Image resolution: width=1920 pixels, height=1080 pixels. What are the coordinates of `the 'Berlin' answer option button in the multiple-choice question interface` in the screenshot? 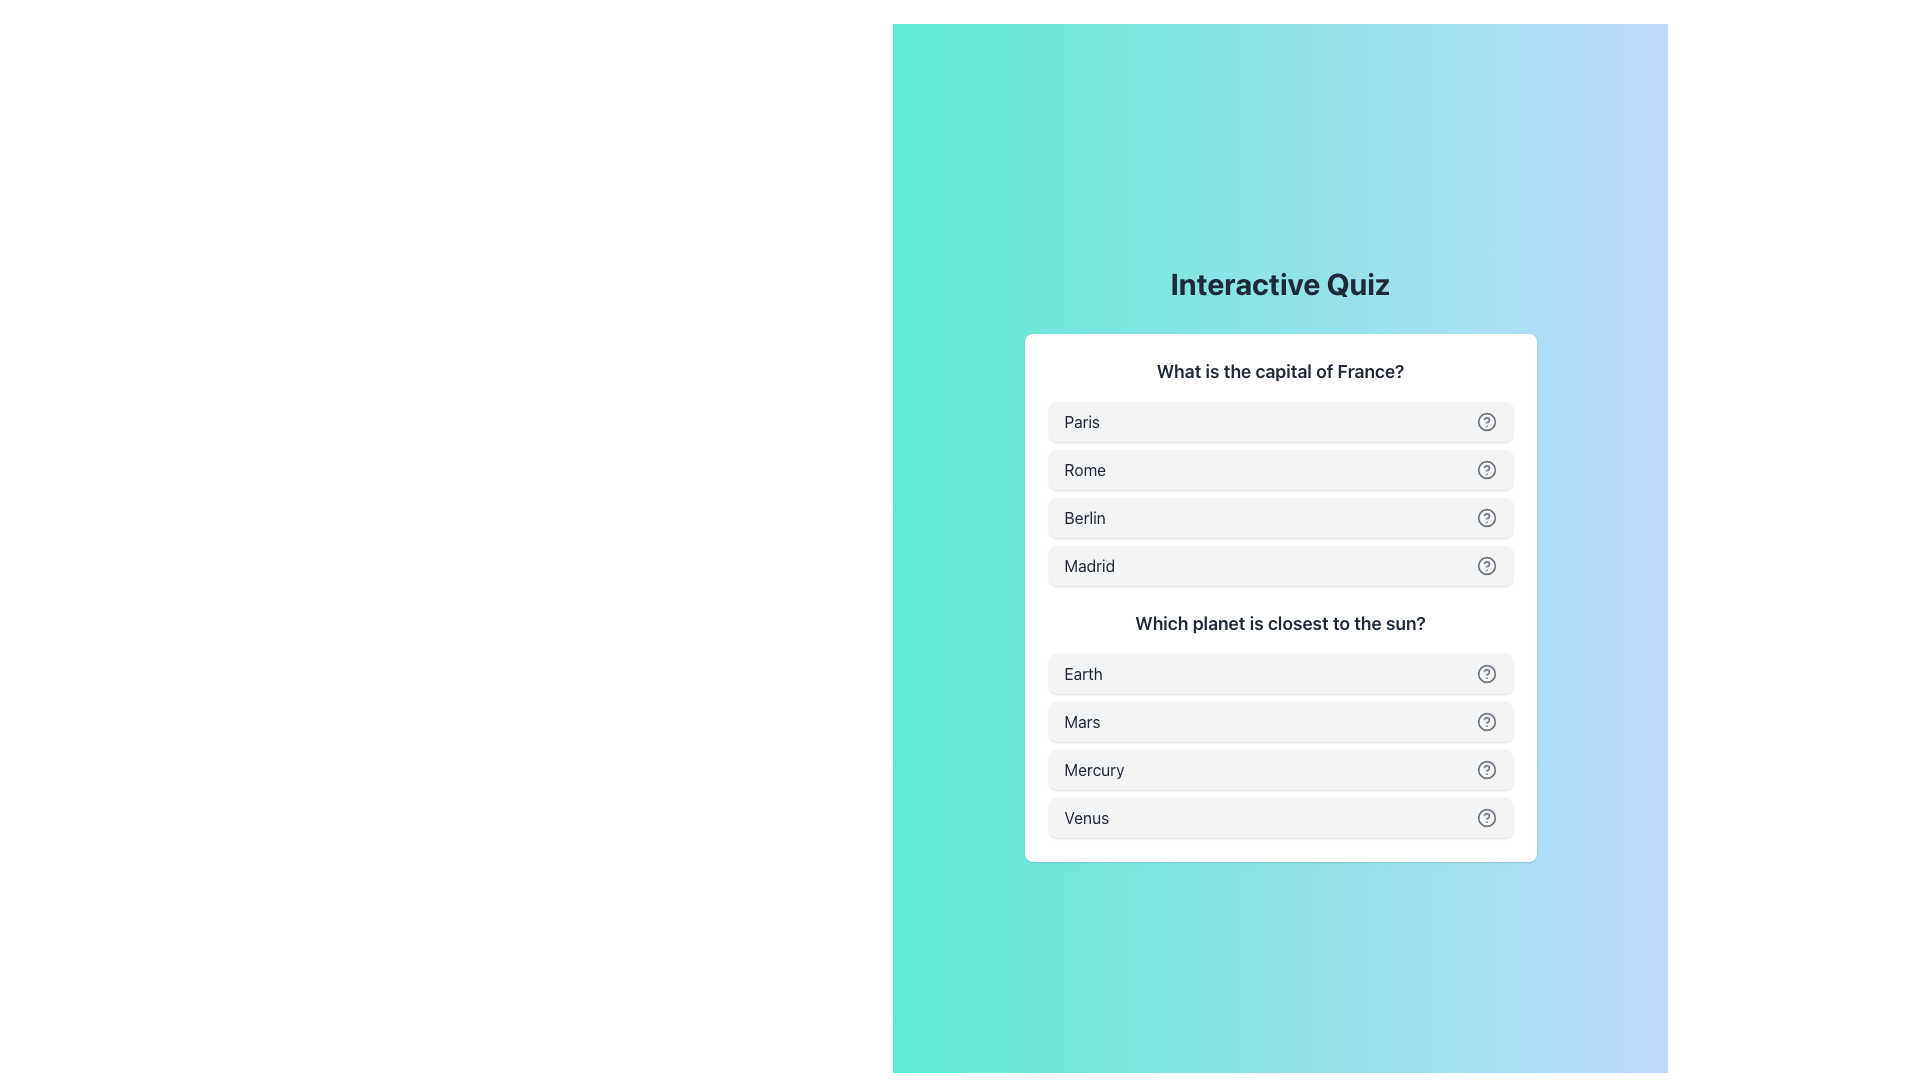 It's located at (1280, 516).